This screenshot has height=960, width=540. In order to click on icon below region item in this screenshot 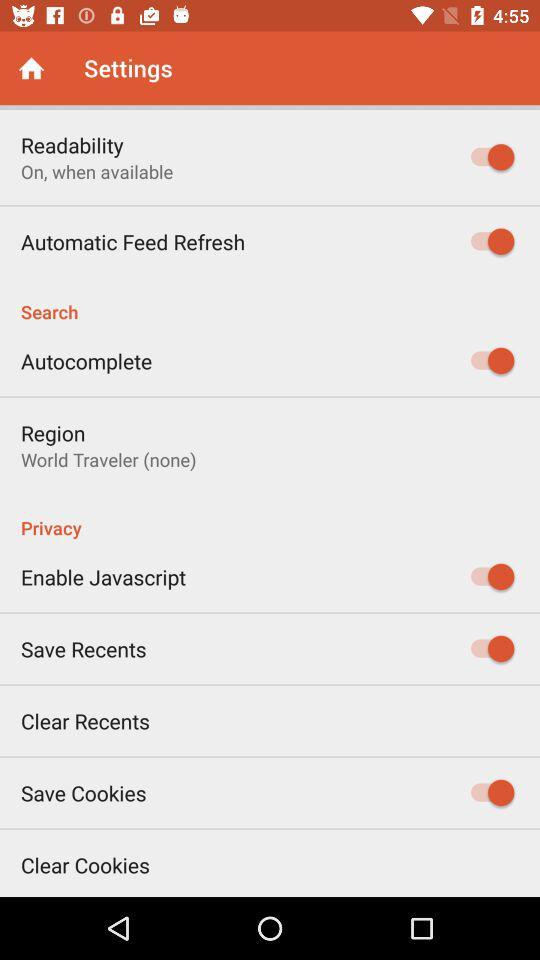, I will do `click(108, 459)`.